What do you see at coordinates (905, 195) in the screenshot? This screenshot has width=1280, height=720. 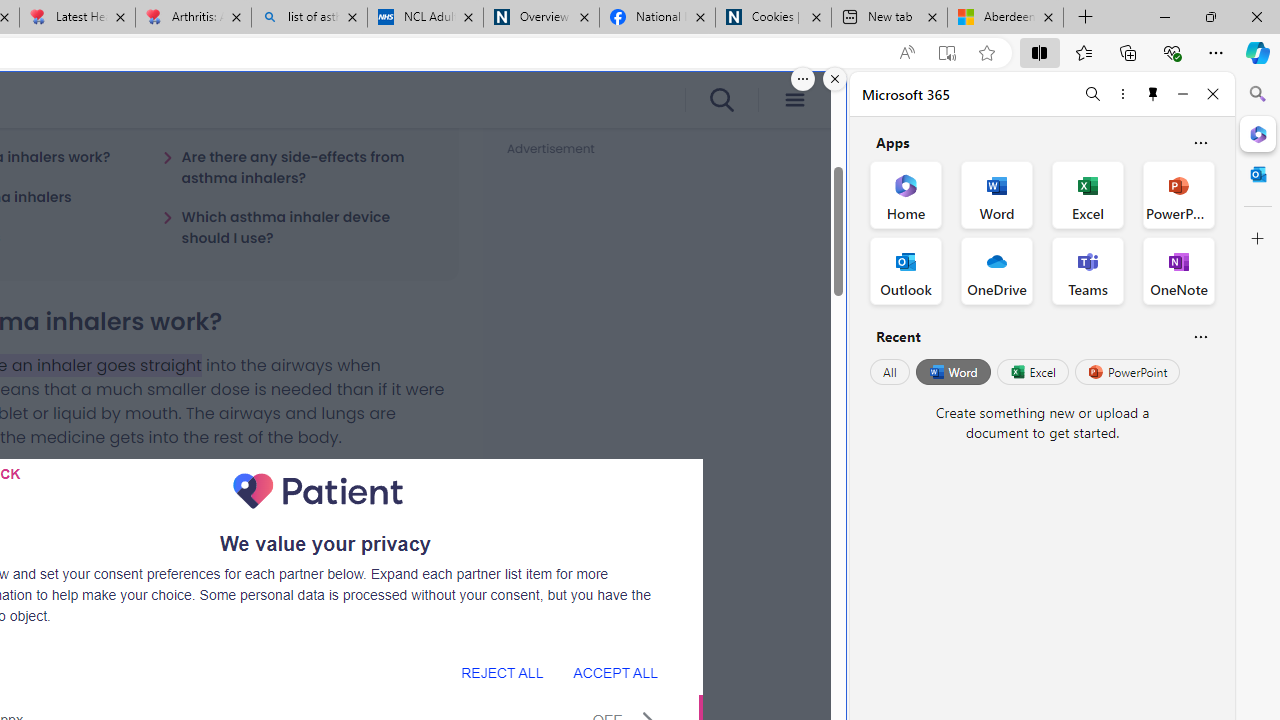 I see `'Home Office App'` at bounding box center [905, 195].